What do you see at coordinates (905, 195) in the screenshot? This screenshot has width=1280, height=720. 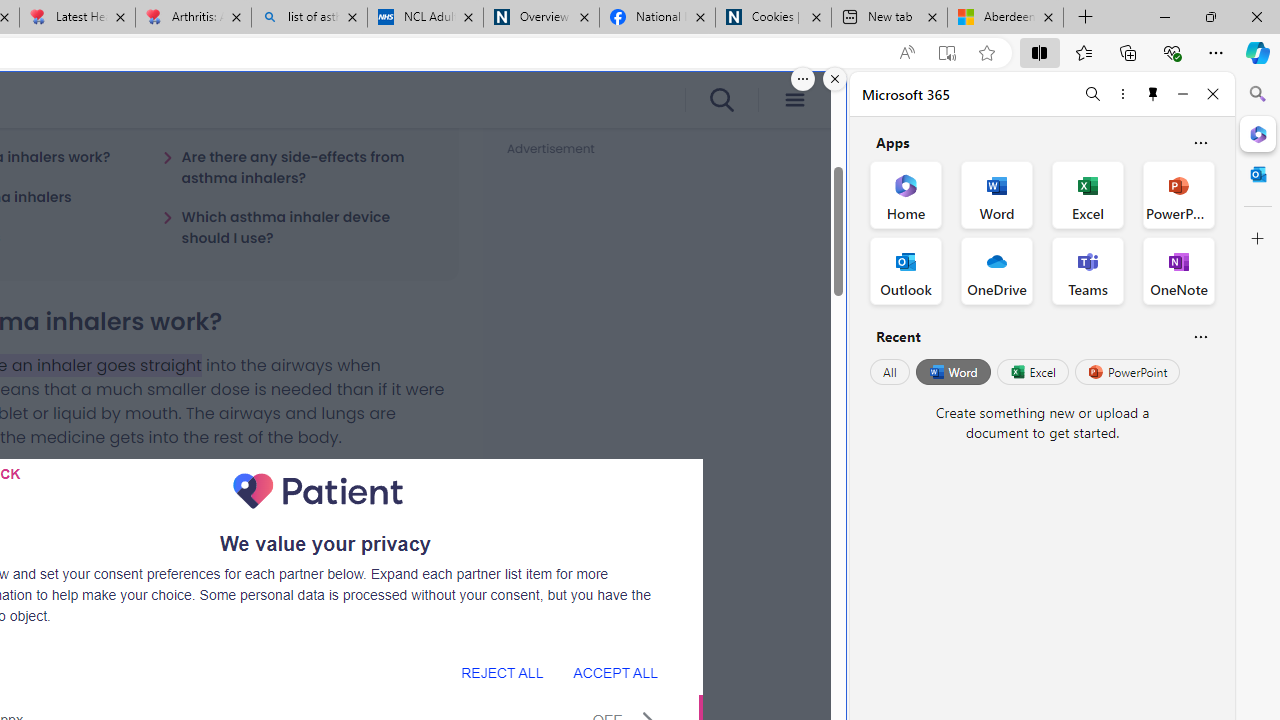 I see `'Home Office App'` at bounding box center [905, 195].